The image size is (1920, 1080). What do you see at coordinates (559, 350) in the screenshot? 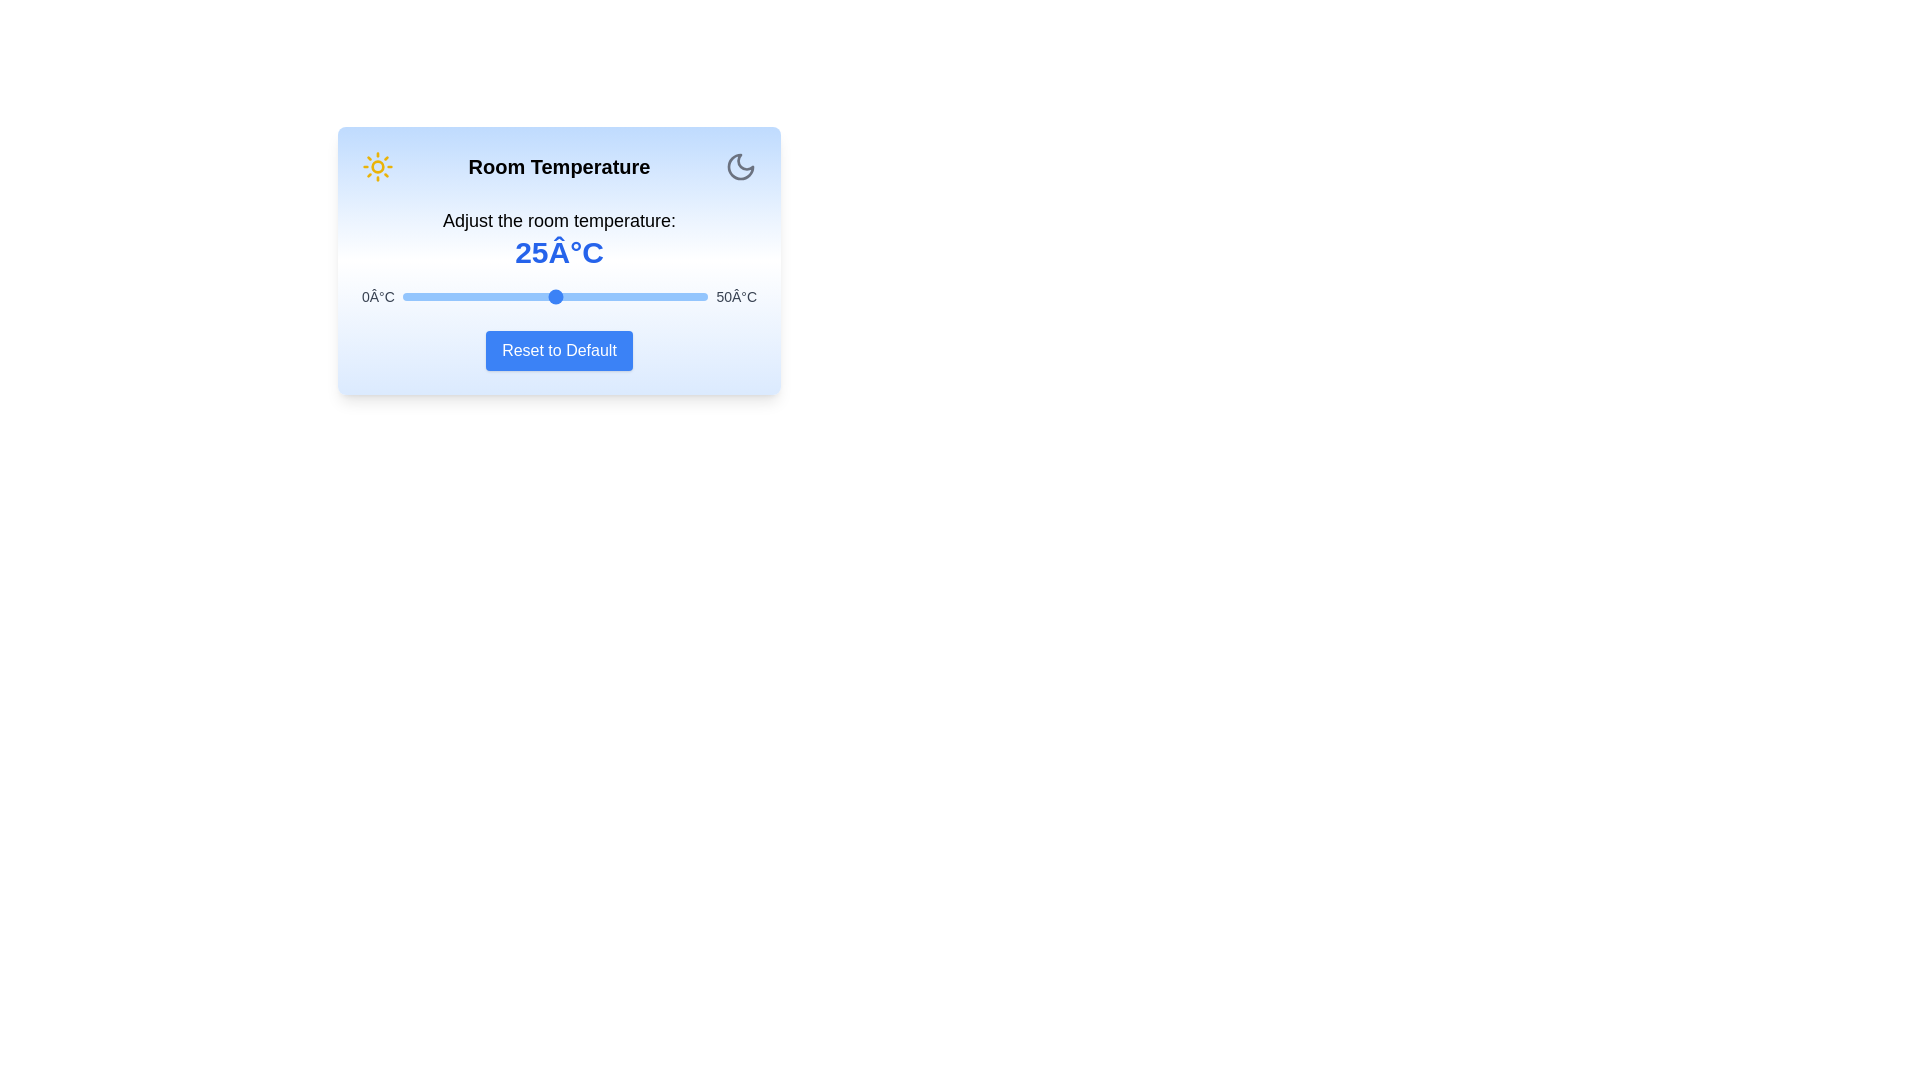
I see `'Reset to Default' button to reset the temperature` at bounding box center [559, 350].